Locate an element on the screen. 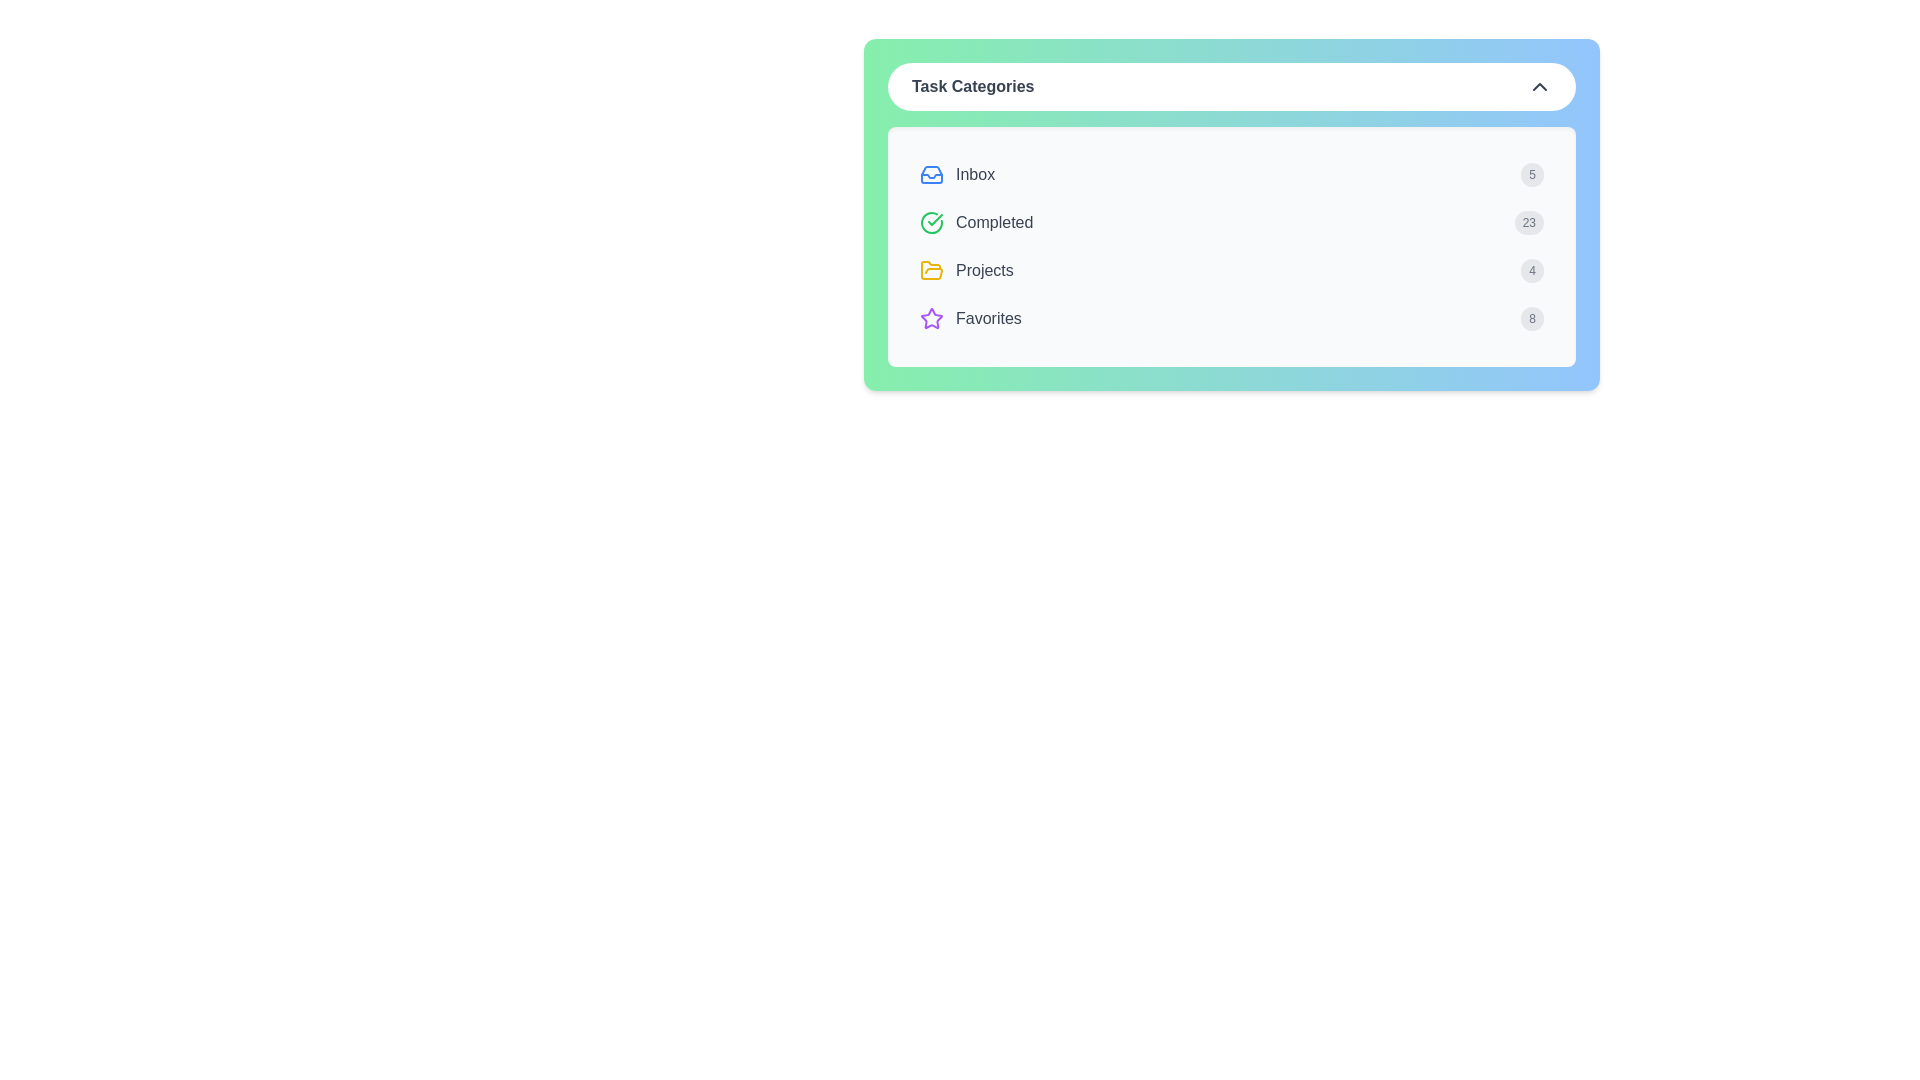  the star-shaped icon outlined in purple with a white background located in the 'Favorites' section of the 'Task Categories' pane is located at coordinates (930, 317).